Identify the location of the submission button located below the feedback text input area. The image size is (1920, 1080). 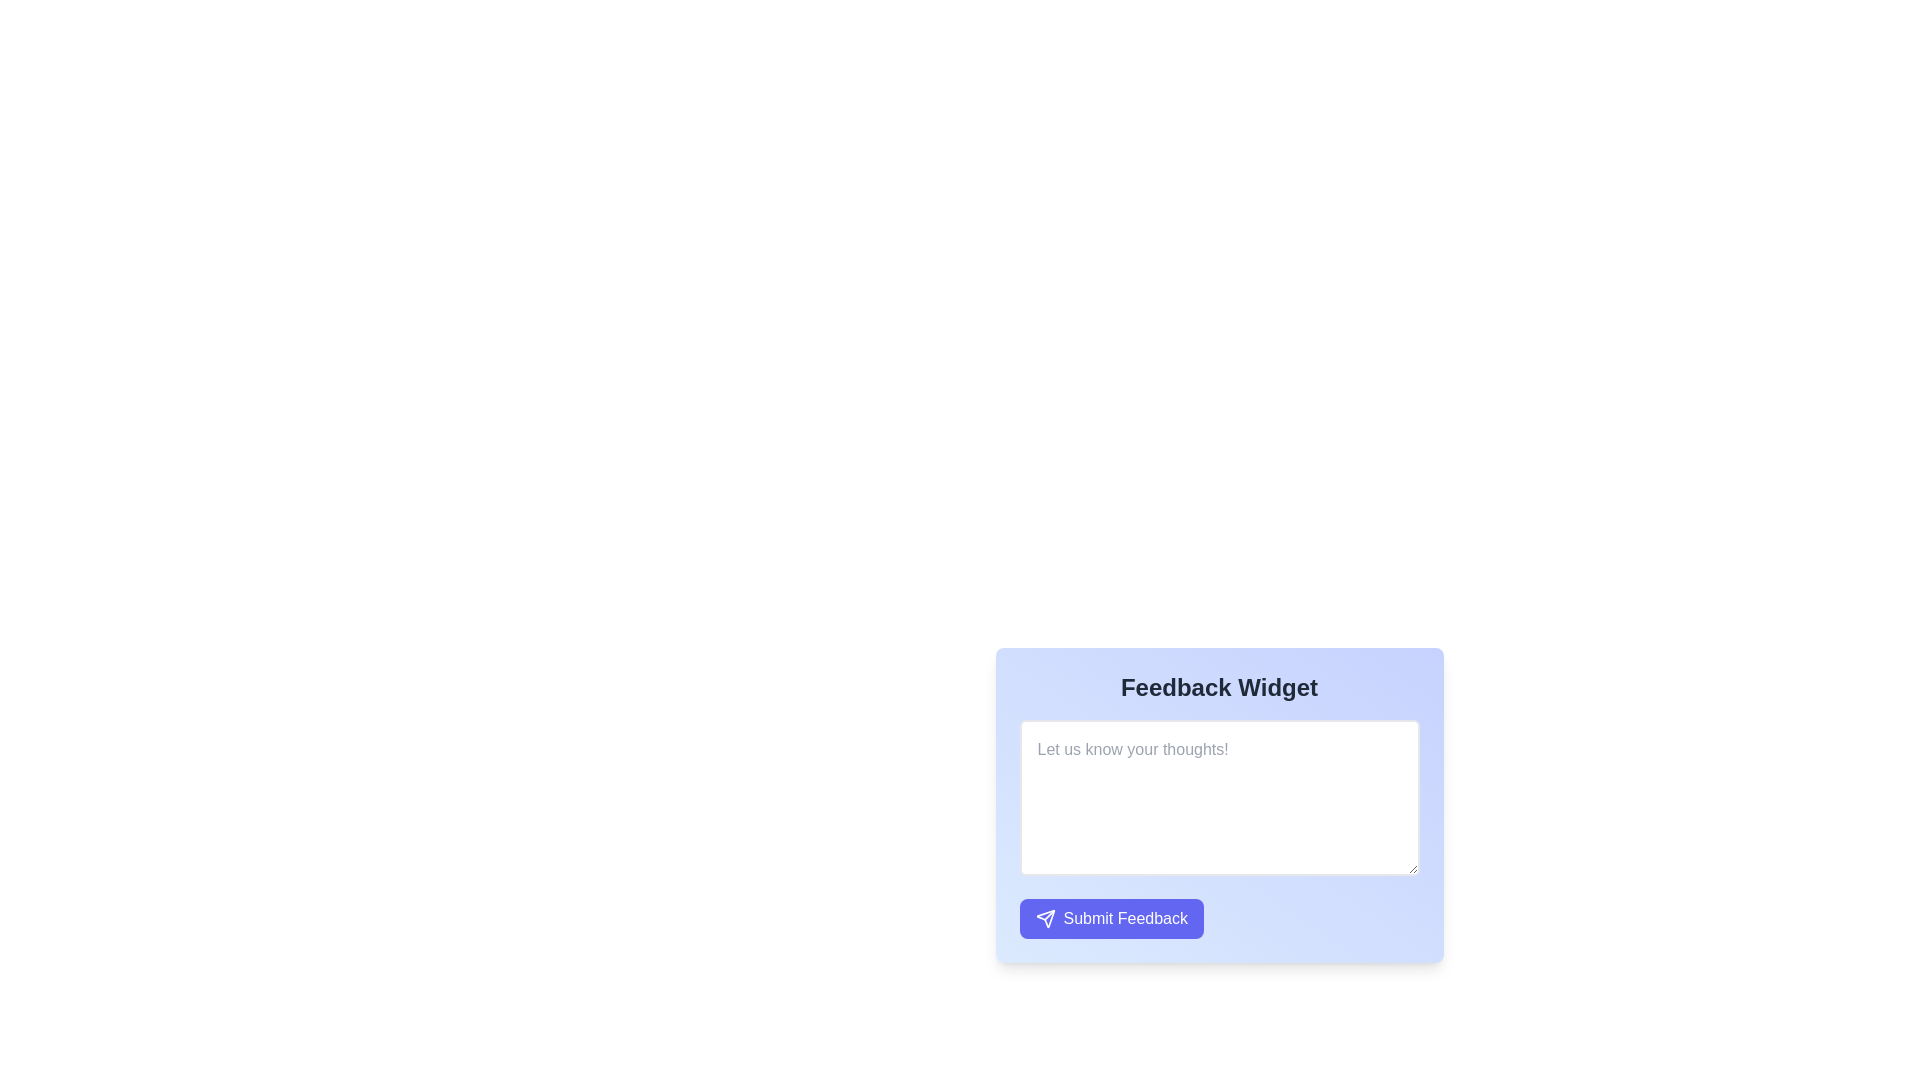
(1110, 918).